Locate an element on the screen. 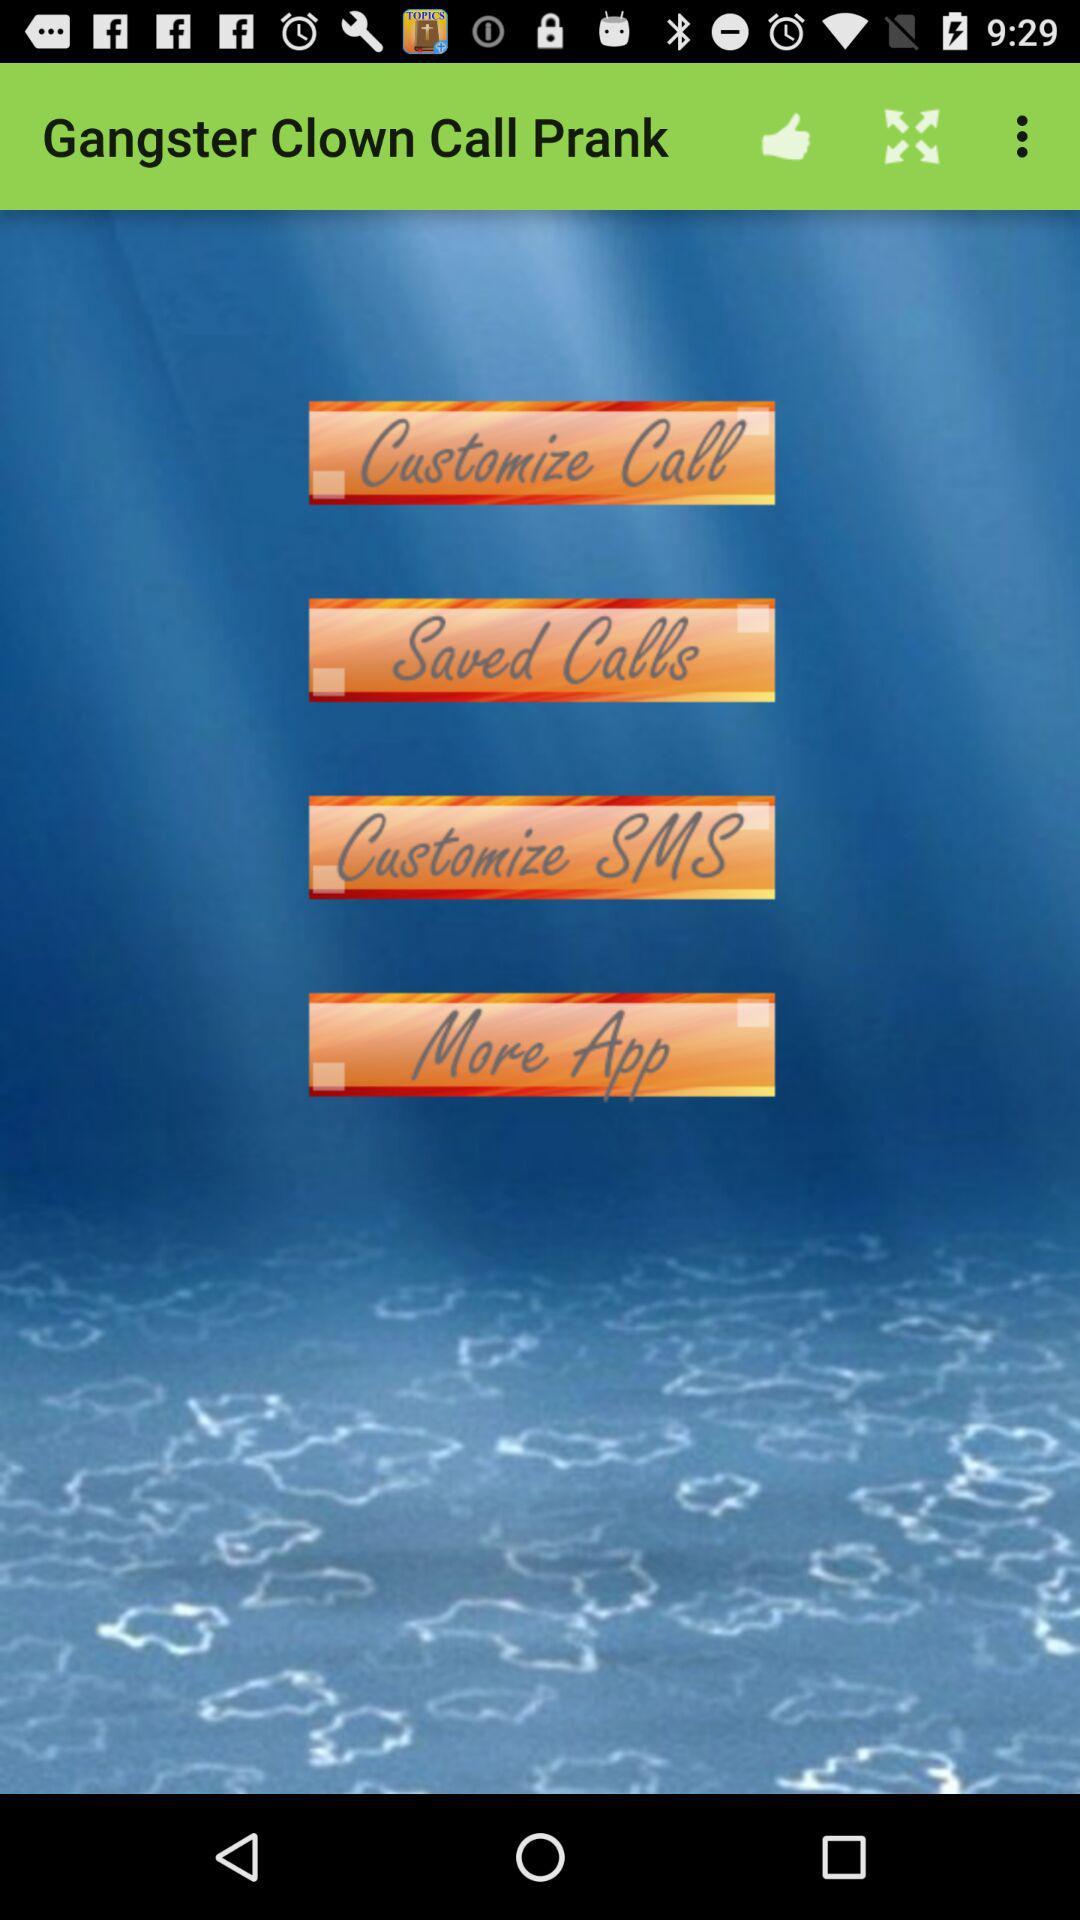  open a menu is located at coordinates (540, 650).